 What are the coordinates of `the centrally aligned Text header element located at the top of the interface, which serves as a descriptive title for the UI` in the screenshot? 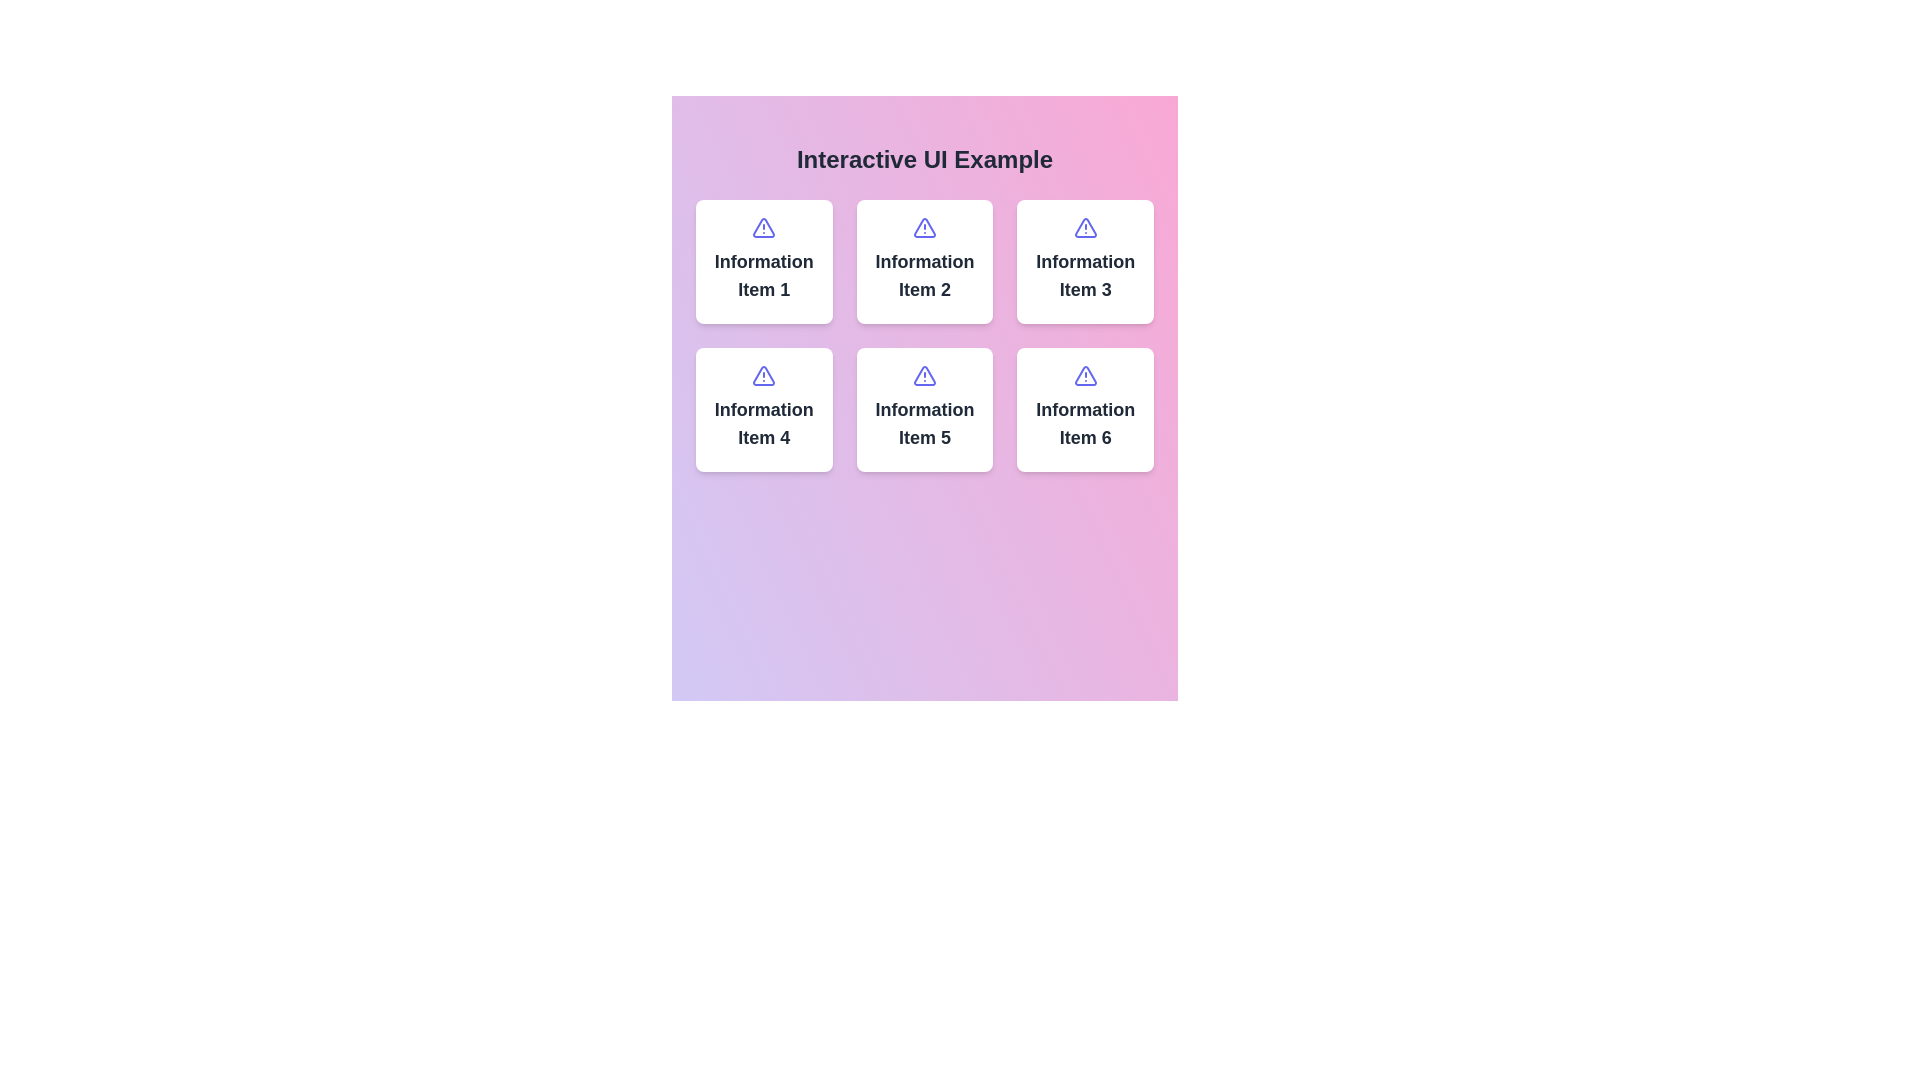 It's located at (924, 158).